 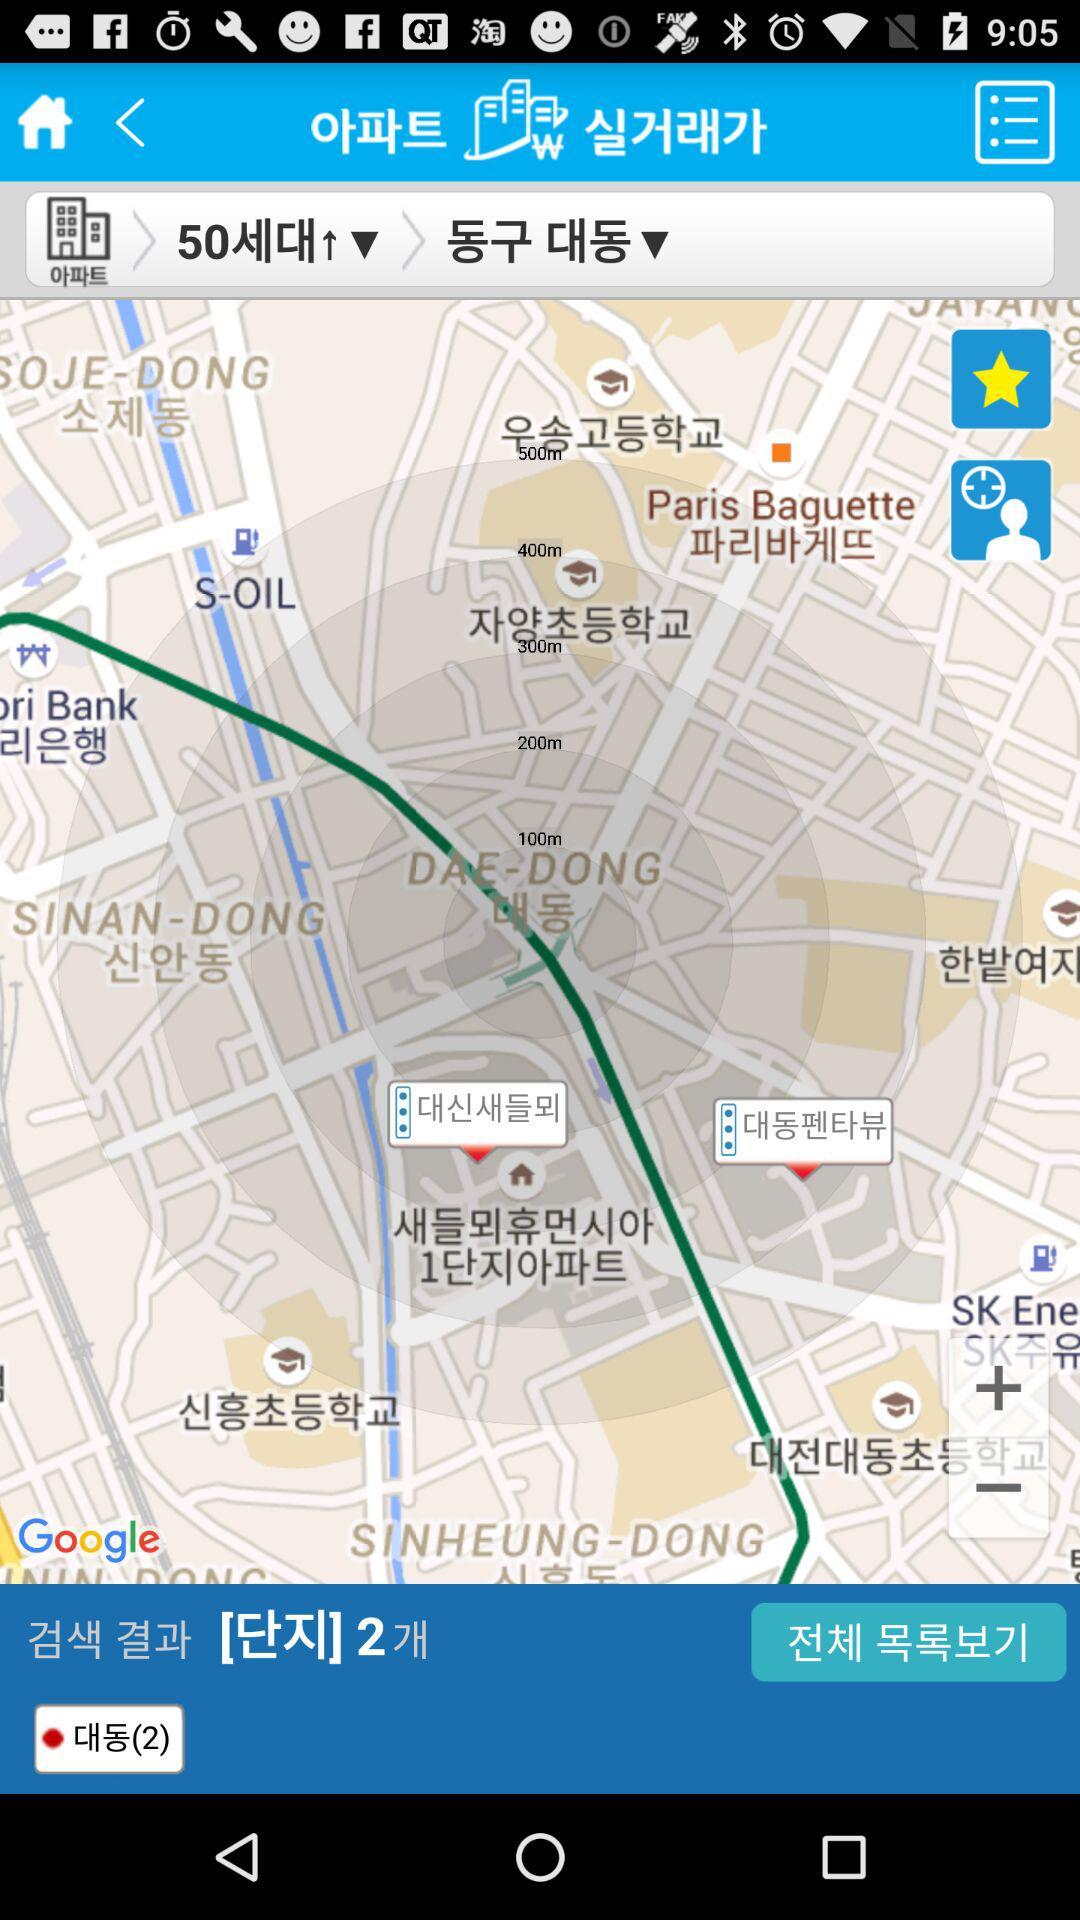 What do you see at coordinates (998, 1483) in the screenshot?
I see `the add icon` at bounding box center [998, 1483].